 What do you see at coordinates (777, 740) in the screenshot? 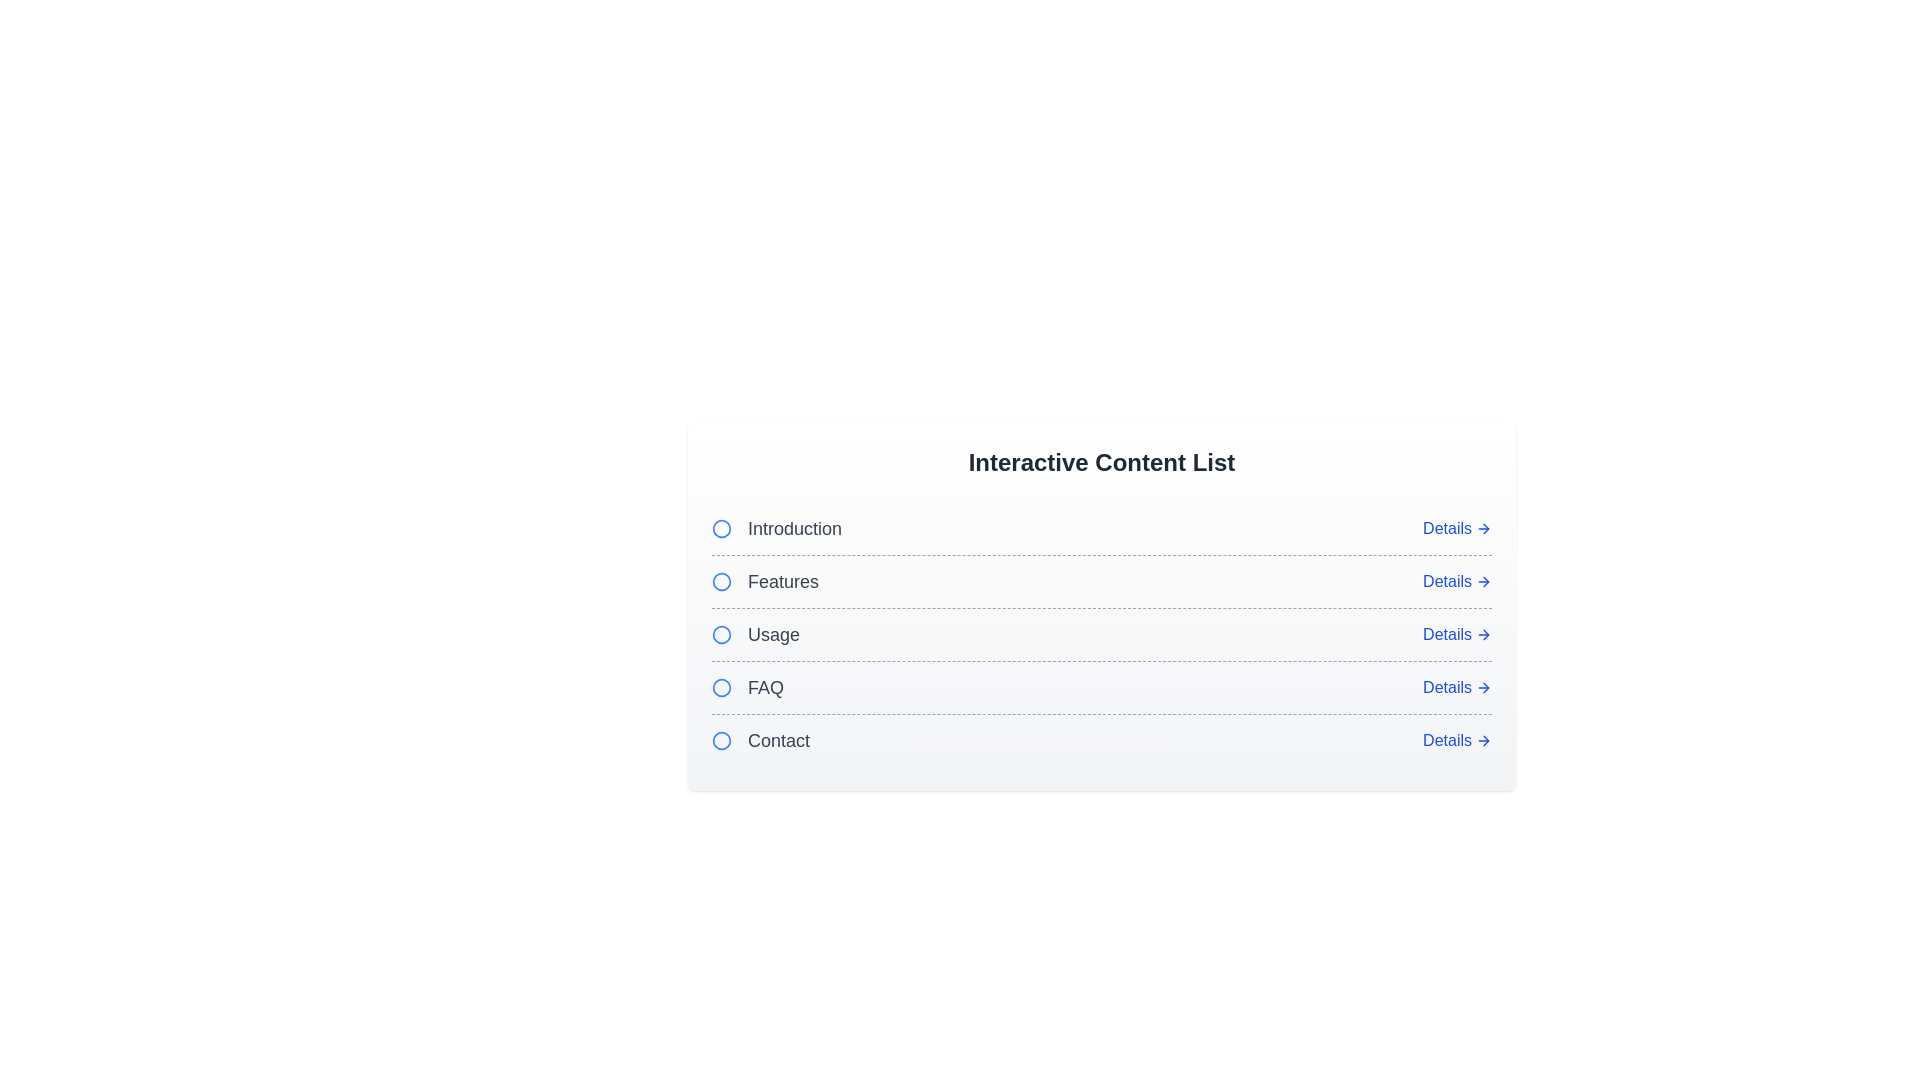
I see `the fifth text label in the list related to 'Contact'` at bounding box center [777, 740].